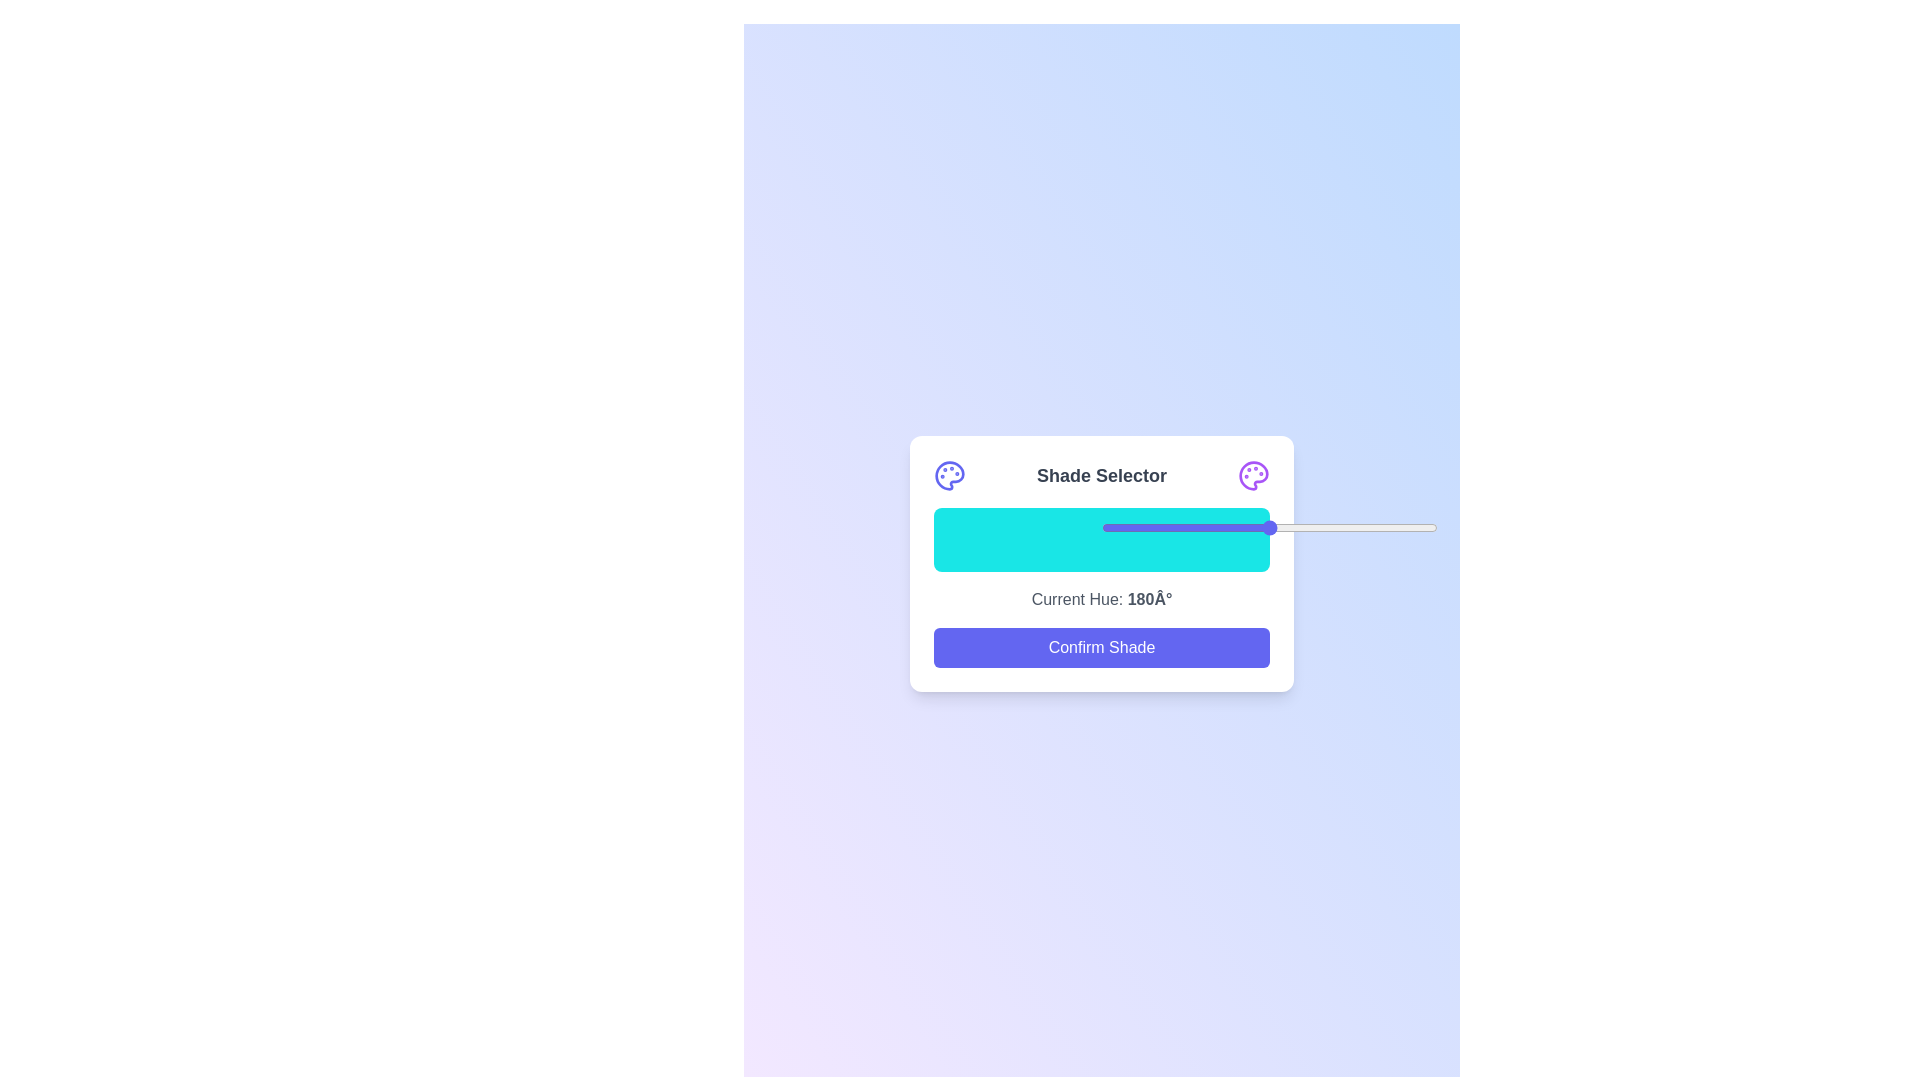  Describe the element at coordinates (1189, 527) in the screenshot. I see `the slider to set the shade to 26%` at that location.